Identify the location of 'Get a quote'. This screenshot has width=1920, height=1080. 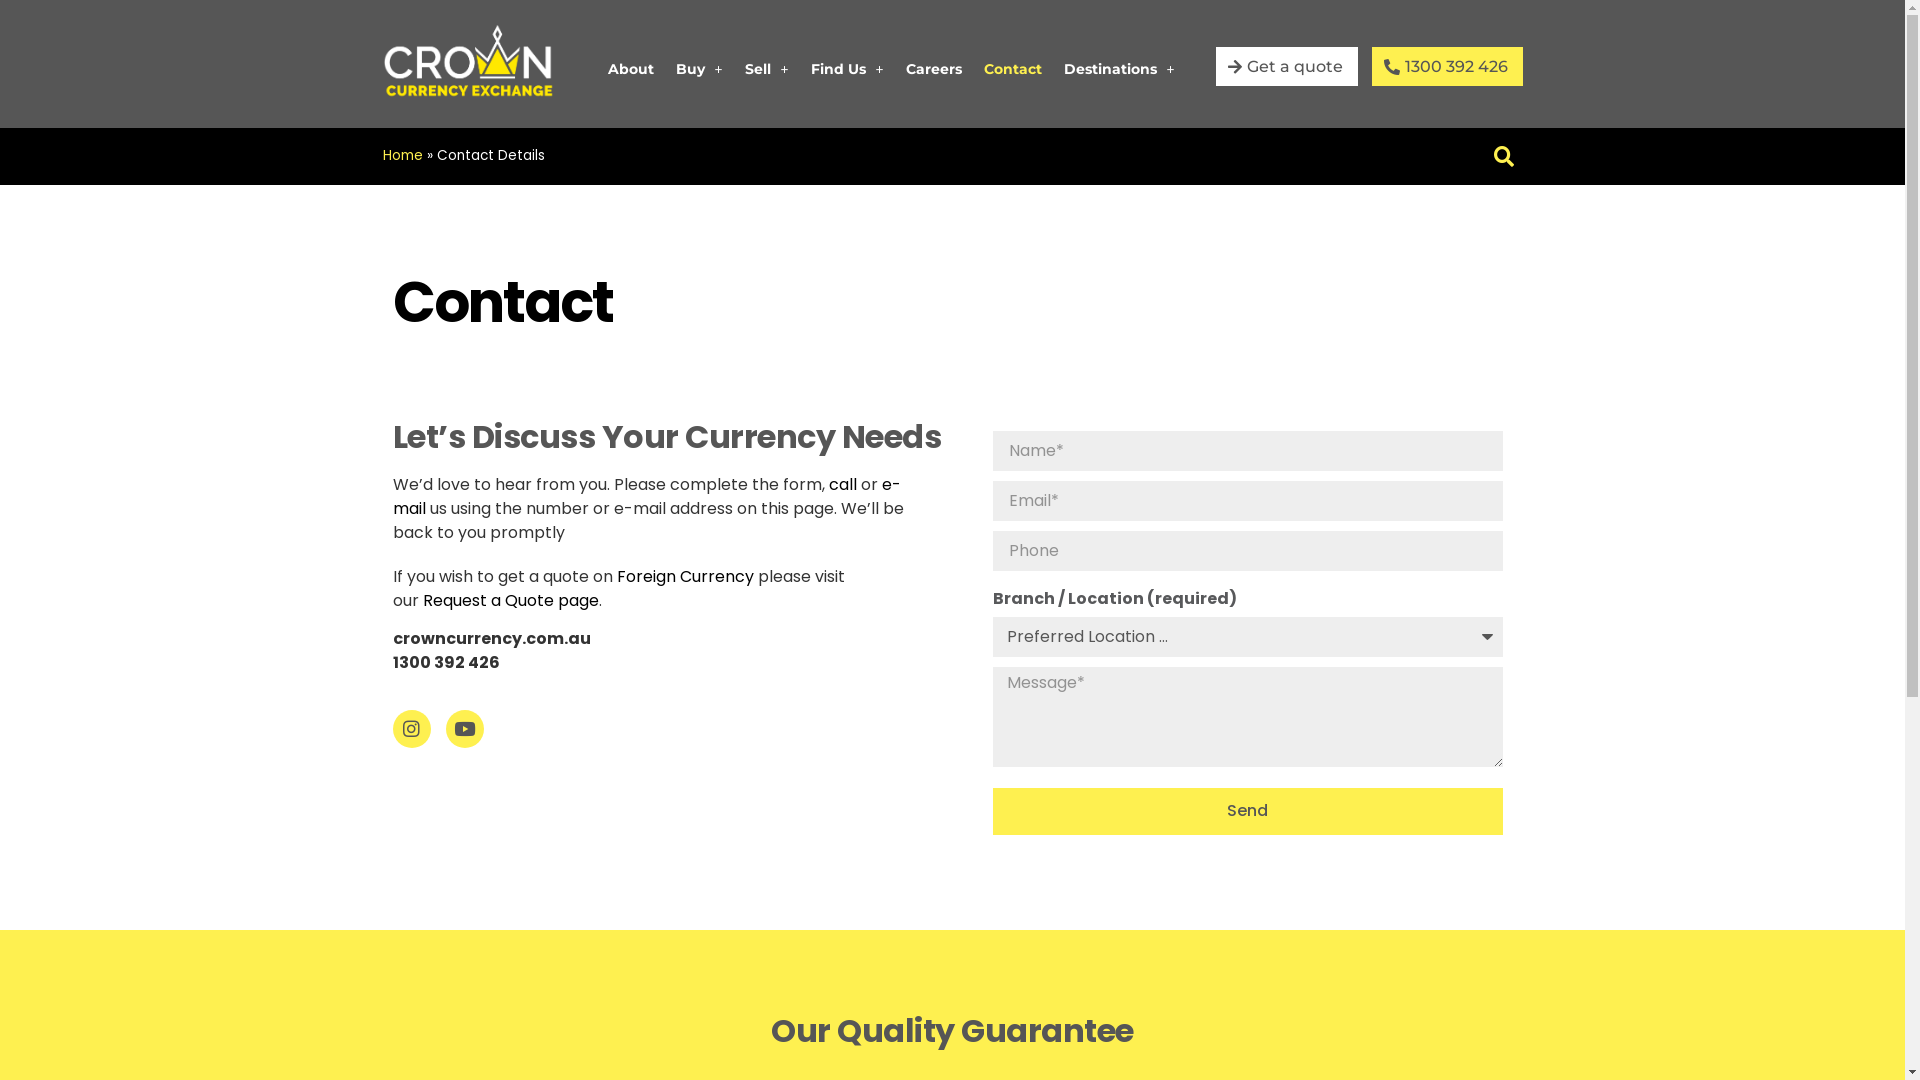
(1286, 65).